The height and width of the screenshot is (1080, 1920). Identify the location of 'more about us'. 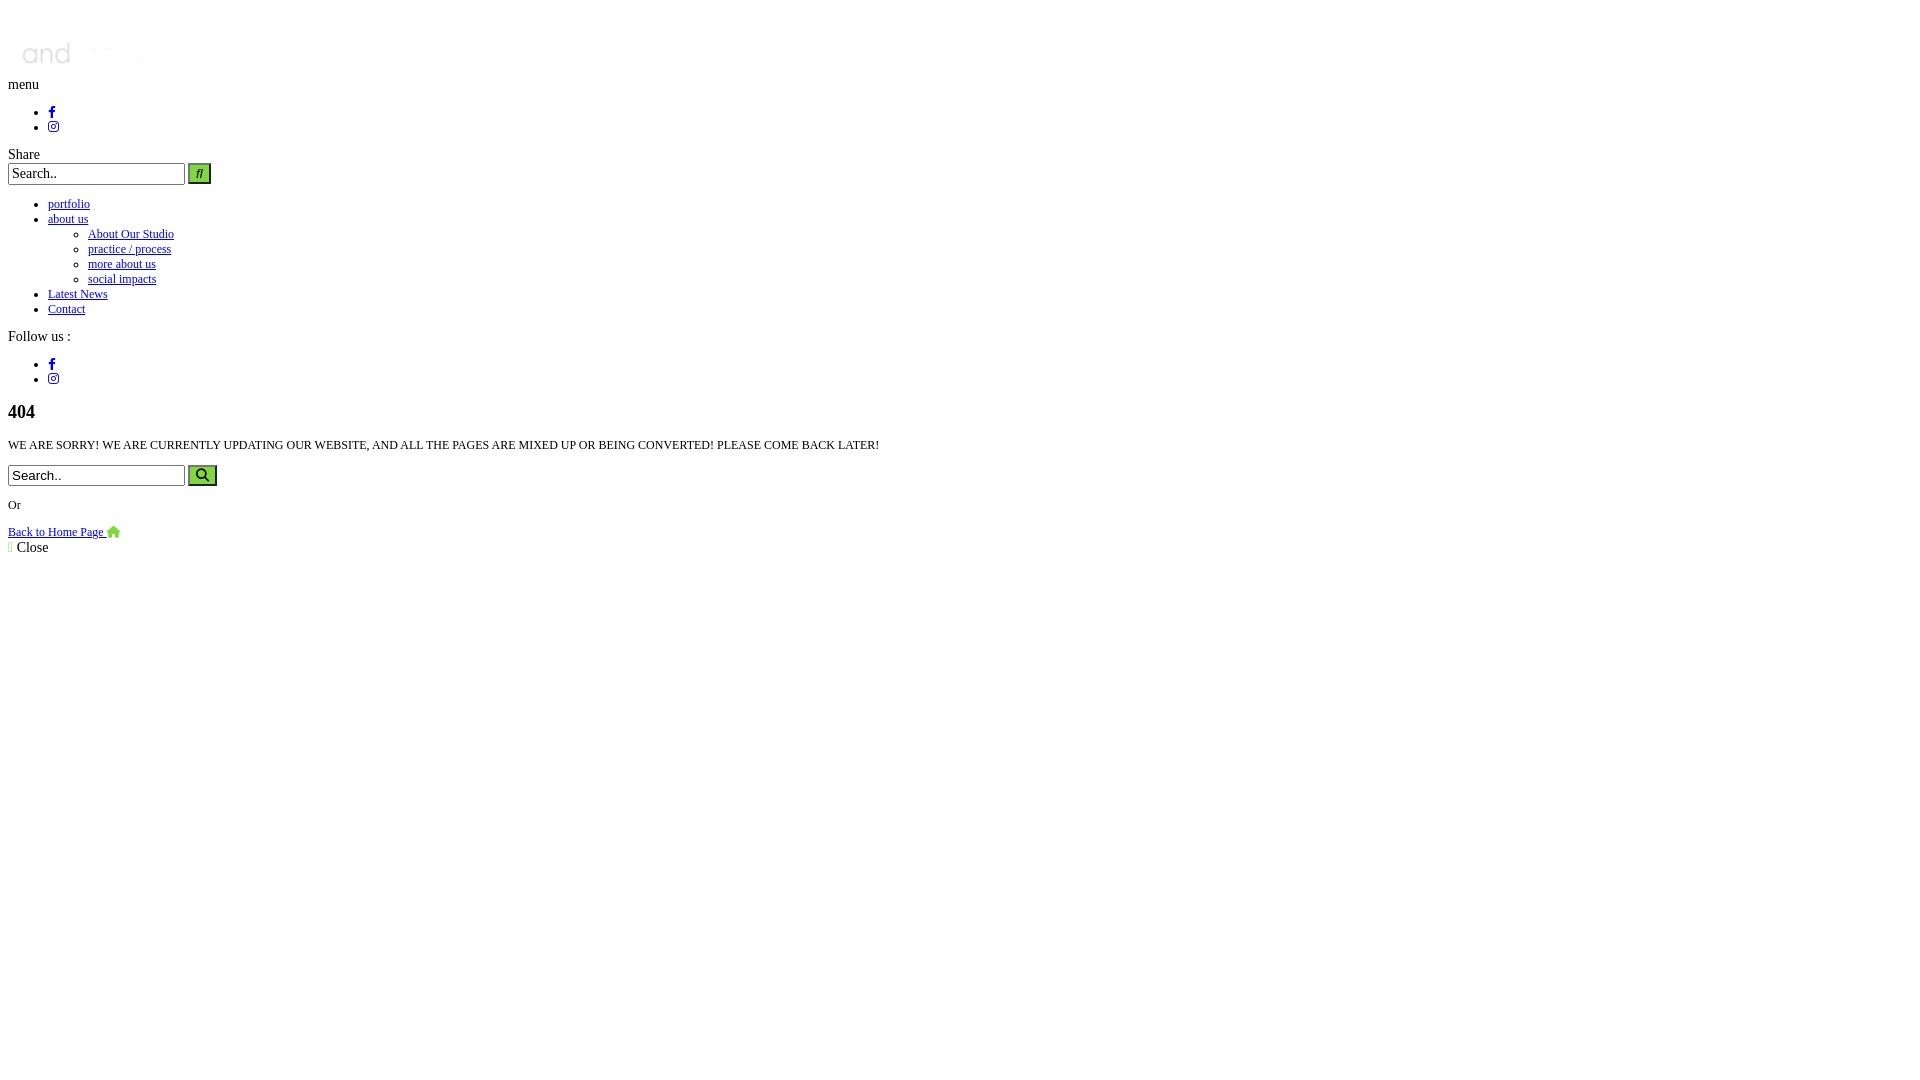
(120, 262).